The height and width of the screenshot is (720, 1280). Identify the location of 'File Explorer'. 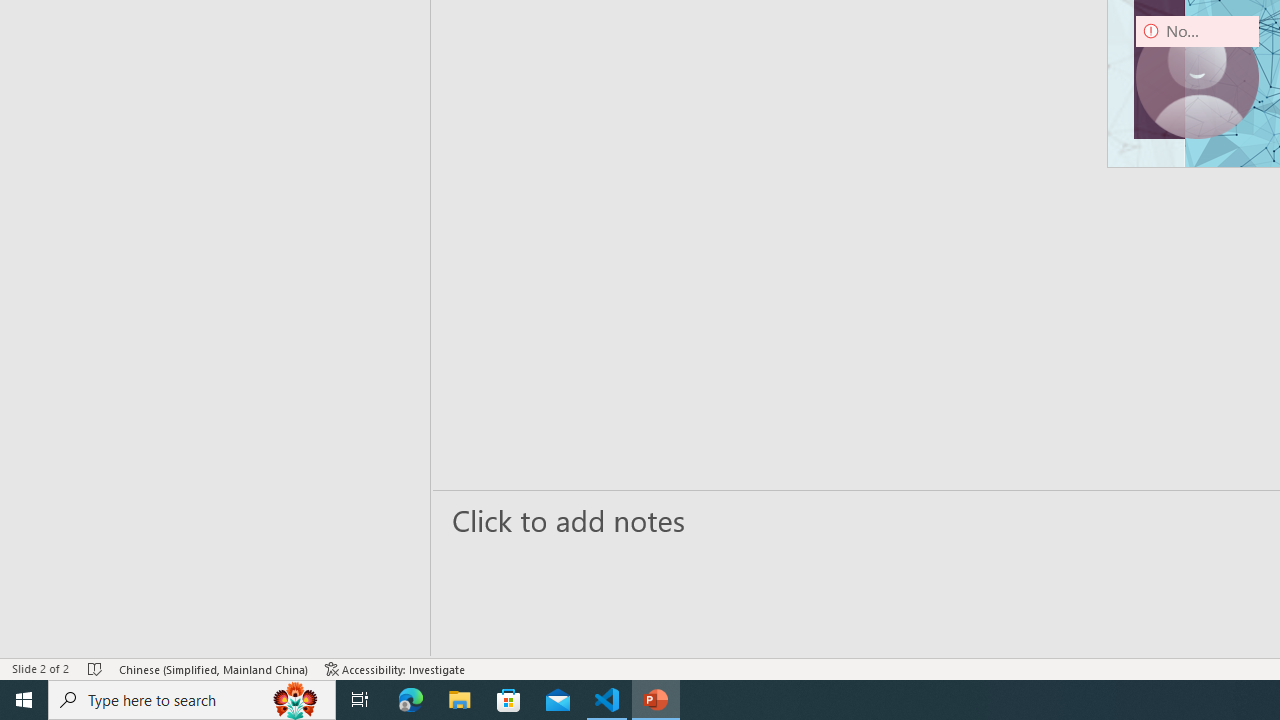
(459, 698).